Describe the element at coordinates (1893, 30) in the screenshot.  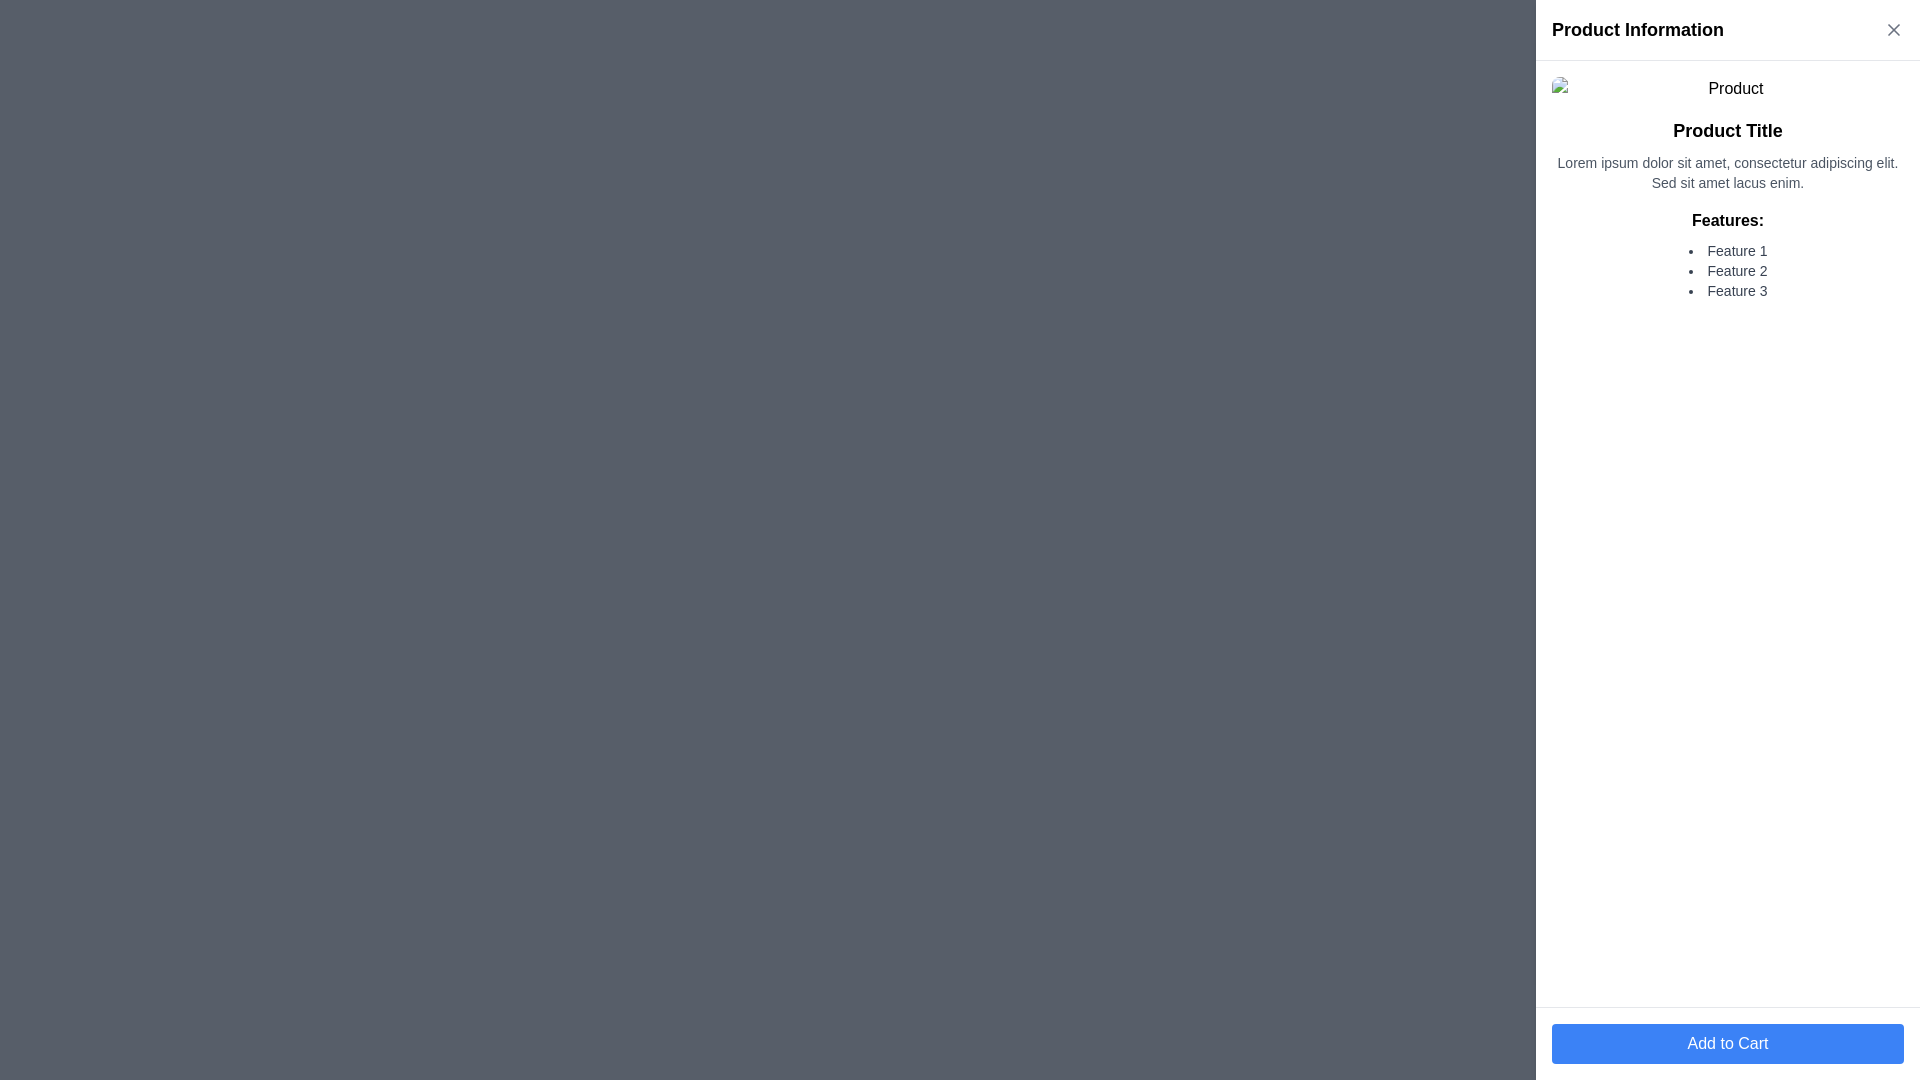
I see `the second 'X' icon in the SVG graphic located at the top-right corner of the Product Information section` at that location.